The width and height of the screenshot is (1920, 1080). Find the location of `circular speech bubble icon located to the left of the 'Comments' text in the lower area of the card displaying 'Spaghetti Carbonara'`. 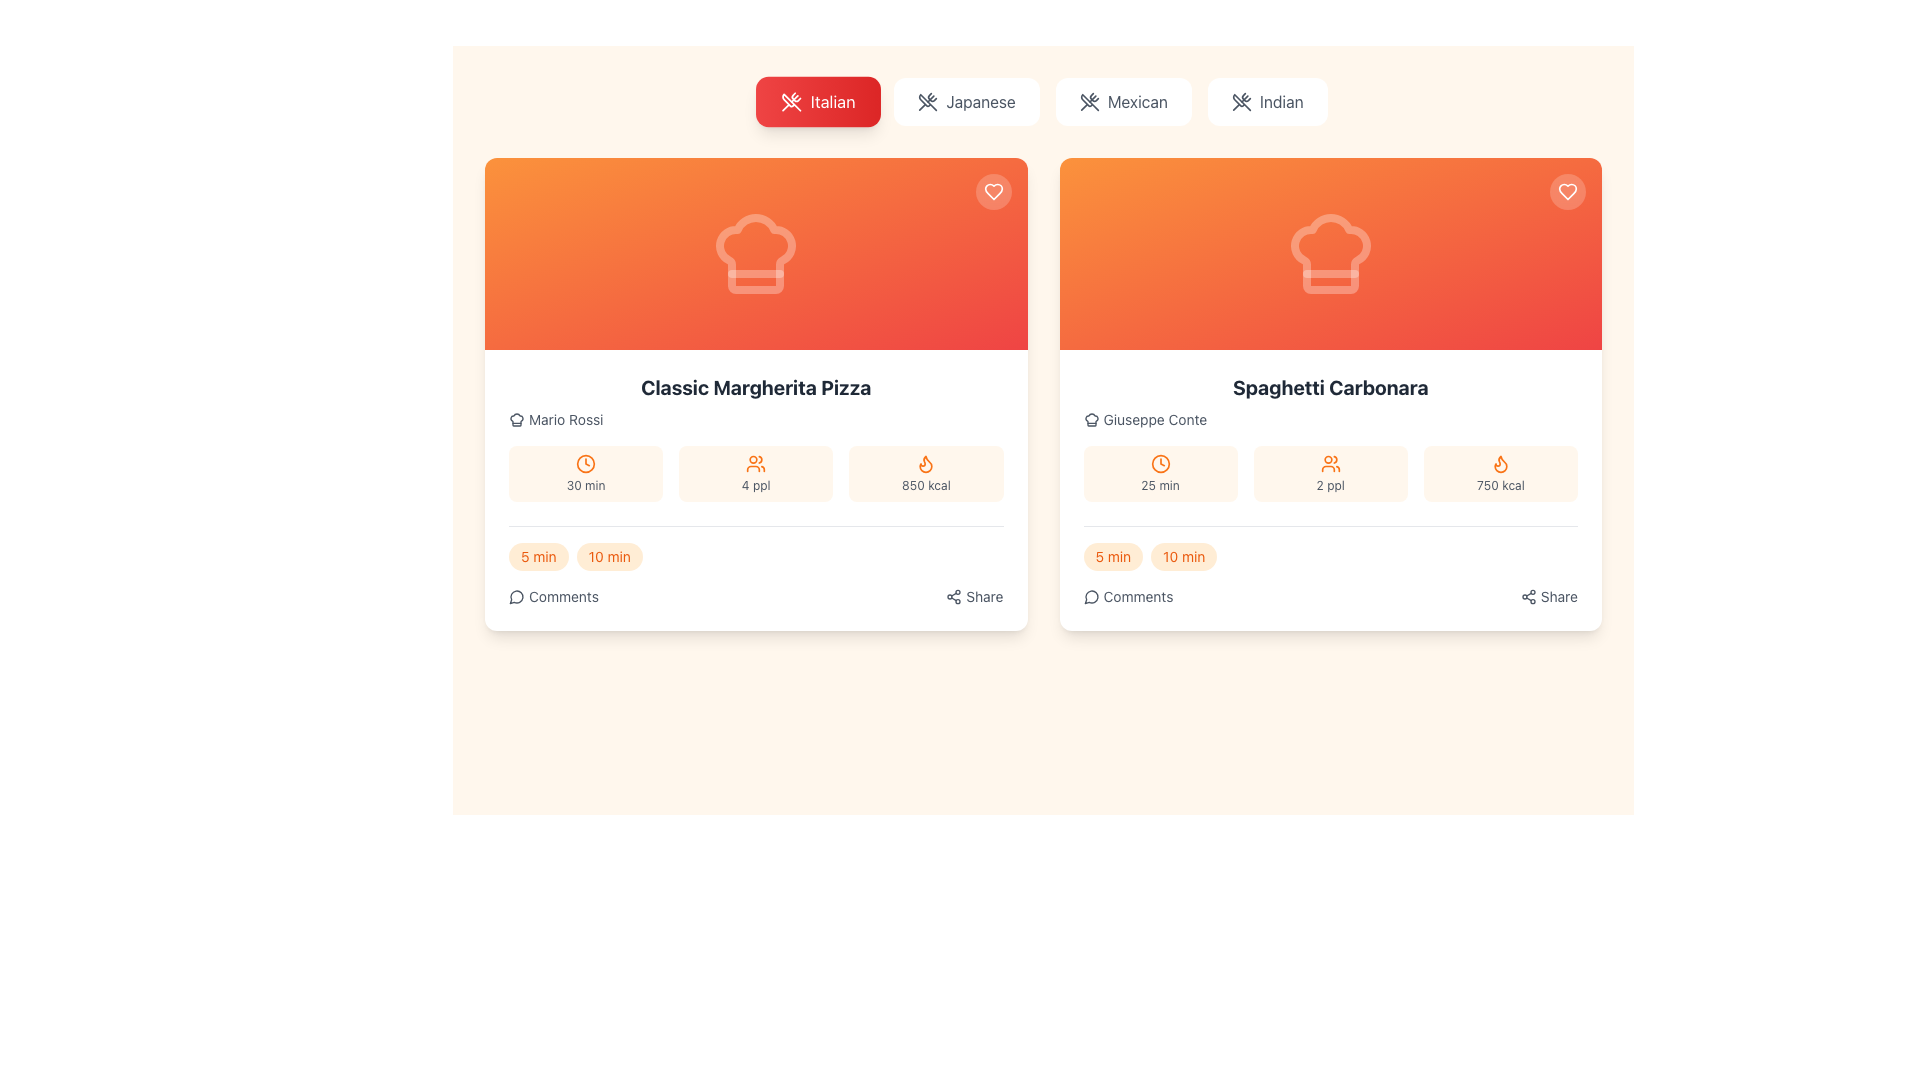

circular speech bubble icon located to the left of the 'Comments' text in the lower area of the card displaying 'Spaghetti Carbonara' is located at coordinates (1090, 596).